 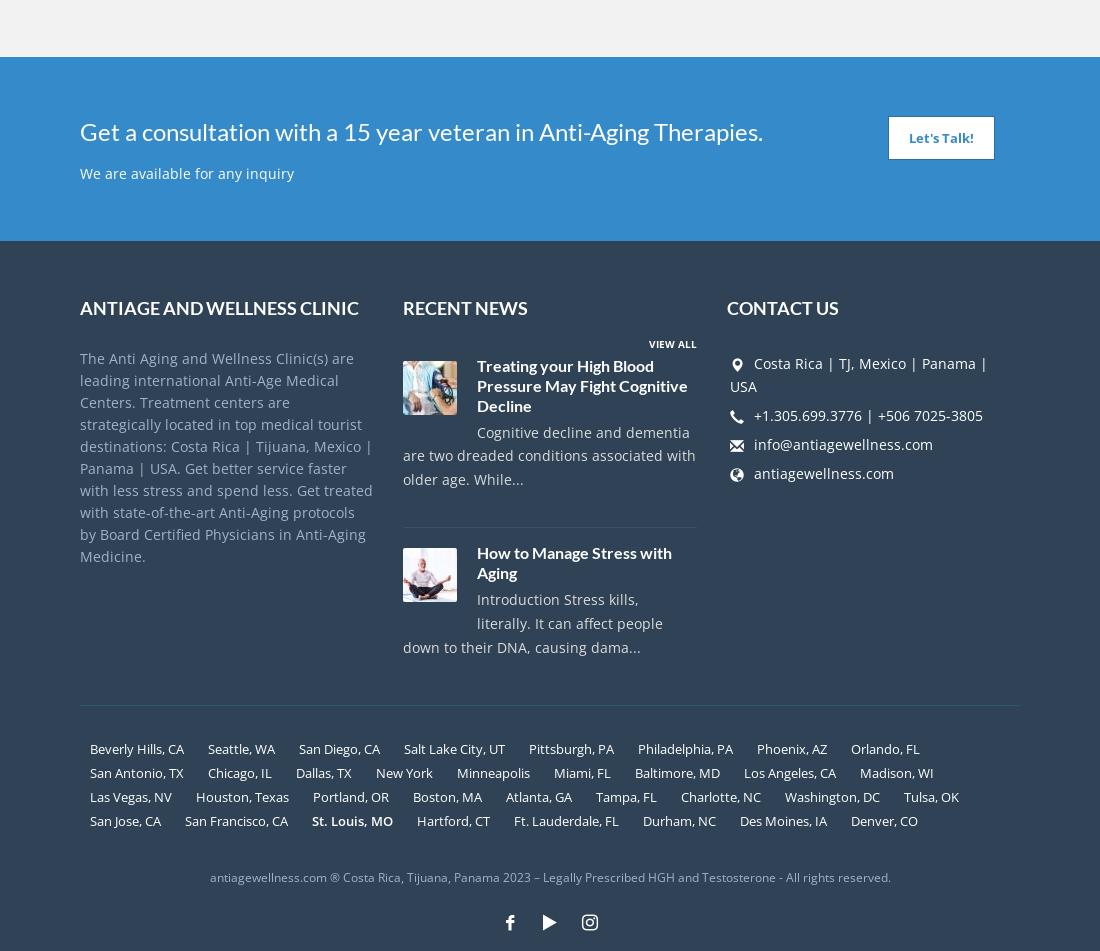 What do you see at coordinates (626, 796) in the screenshot?
I see `'Tampa, FL'` at bounding box center [626, 796].